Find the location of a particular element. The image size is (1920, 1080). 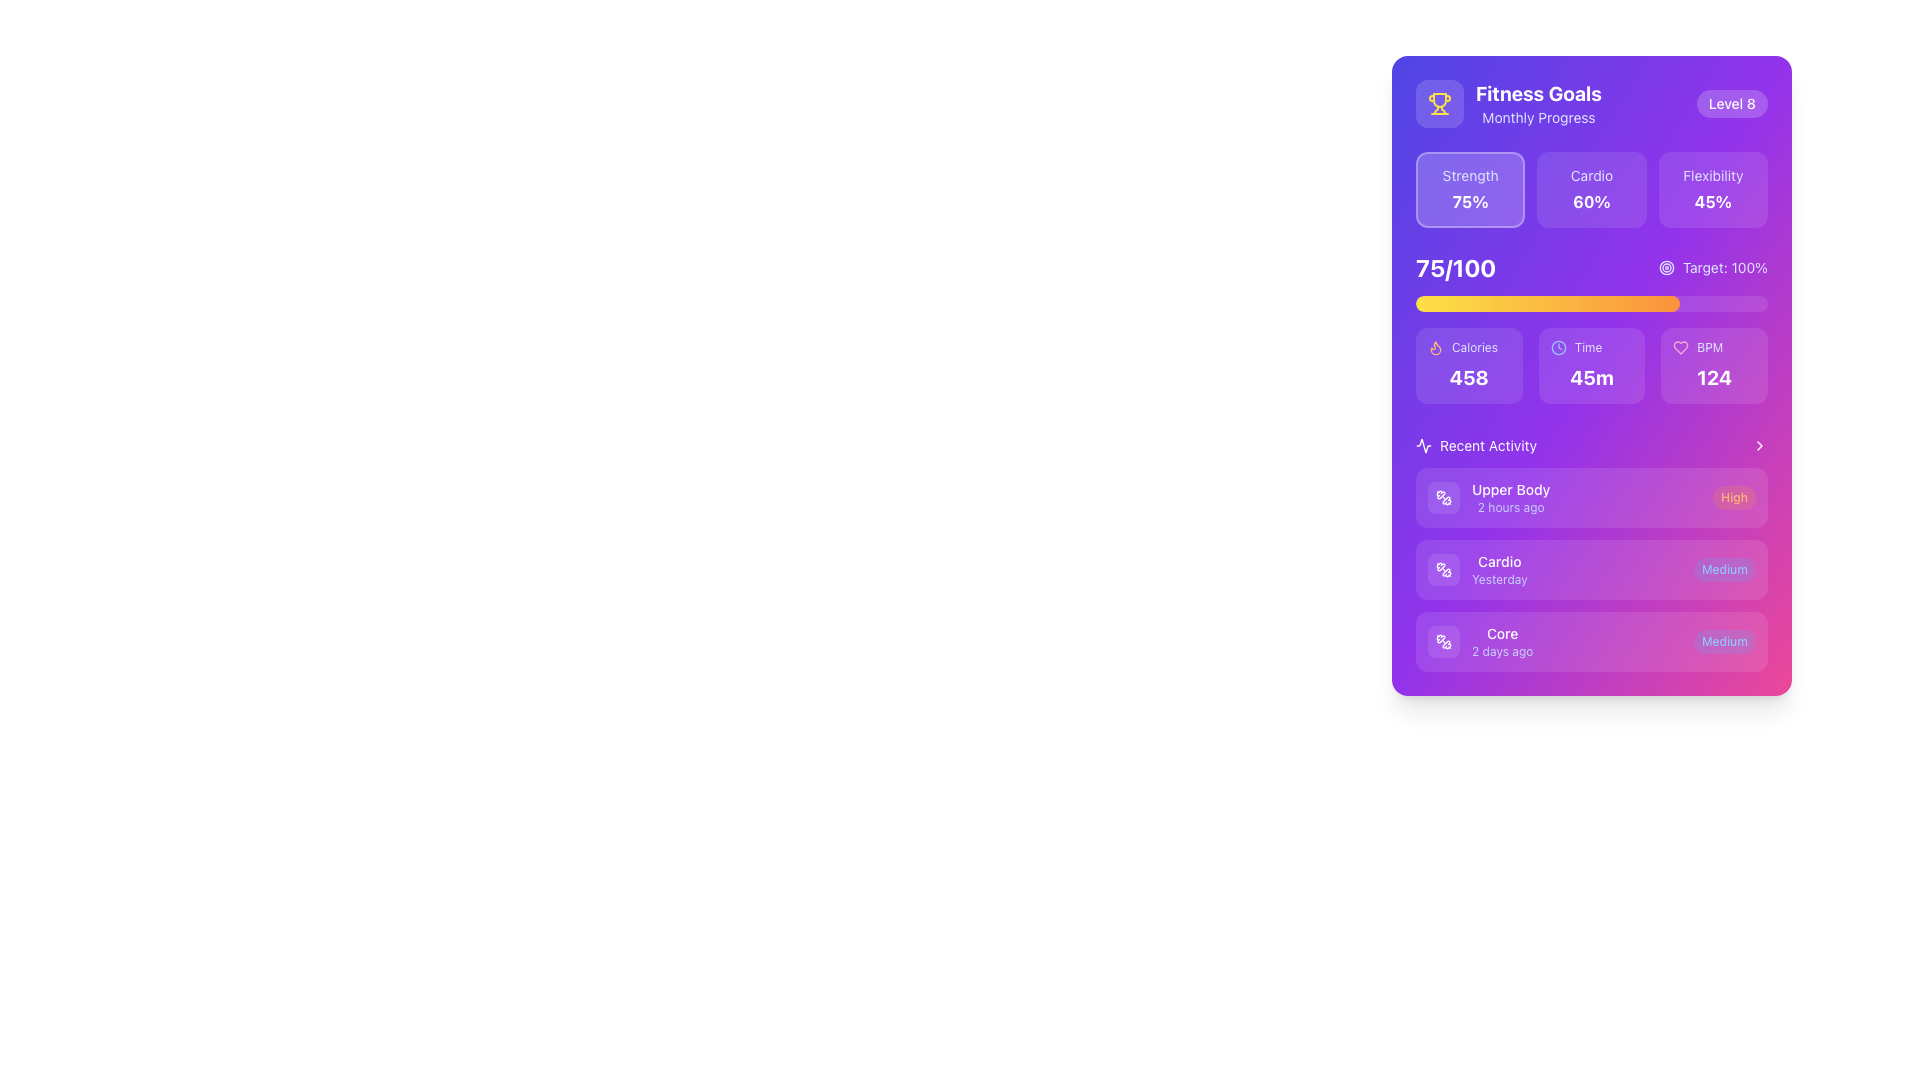

the 'Calories' icon that symbolizes a flame, indicating energy expenditure, located to the left of the 'Calories' text and above the number '458' is located at coordinates (1434, 346).